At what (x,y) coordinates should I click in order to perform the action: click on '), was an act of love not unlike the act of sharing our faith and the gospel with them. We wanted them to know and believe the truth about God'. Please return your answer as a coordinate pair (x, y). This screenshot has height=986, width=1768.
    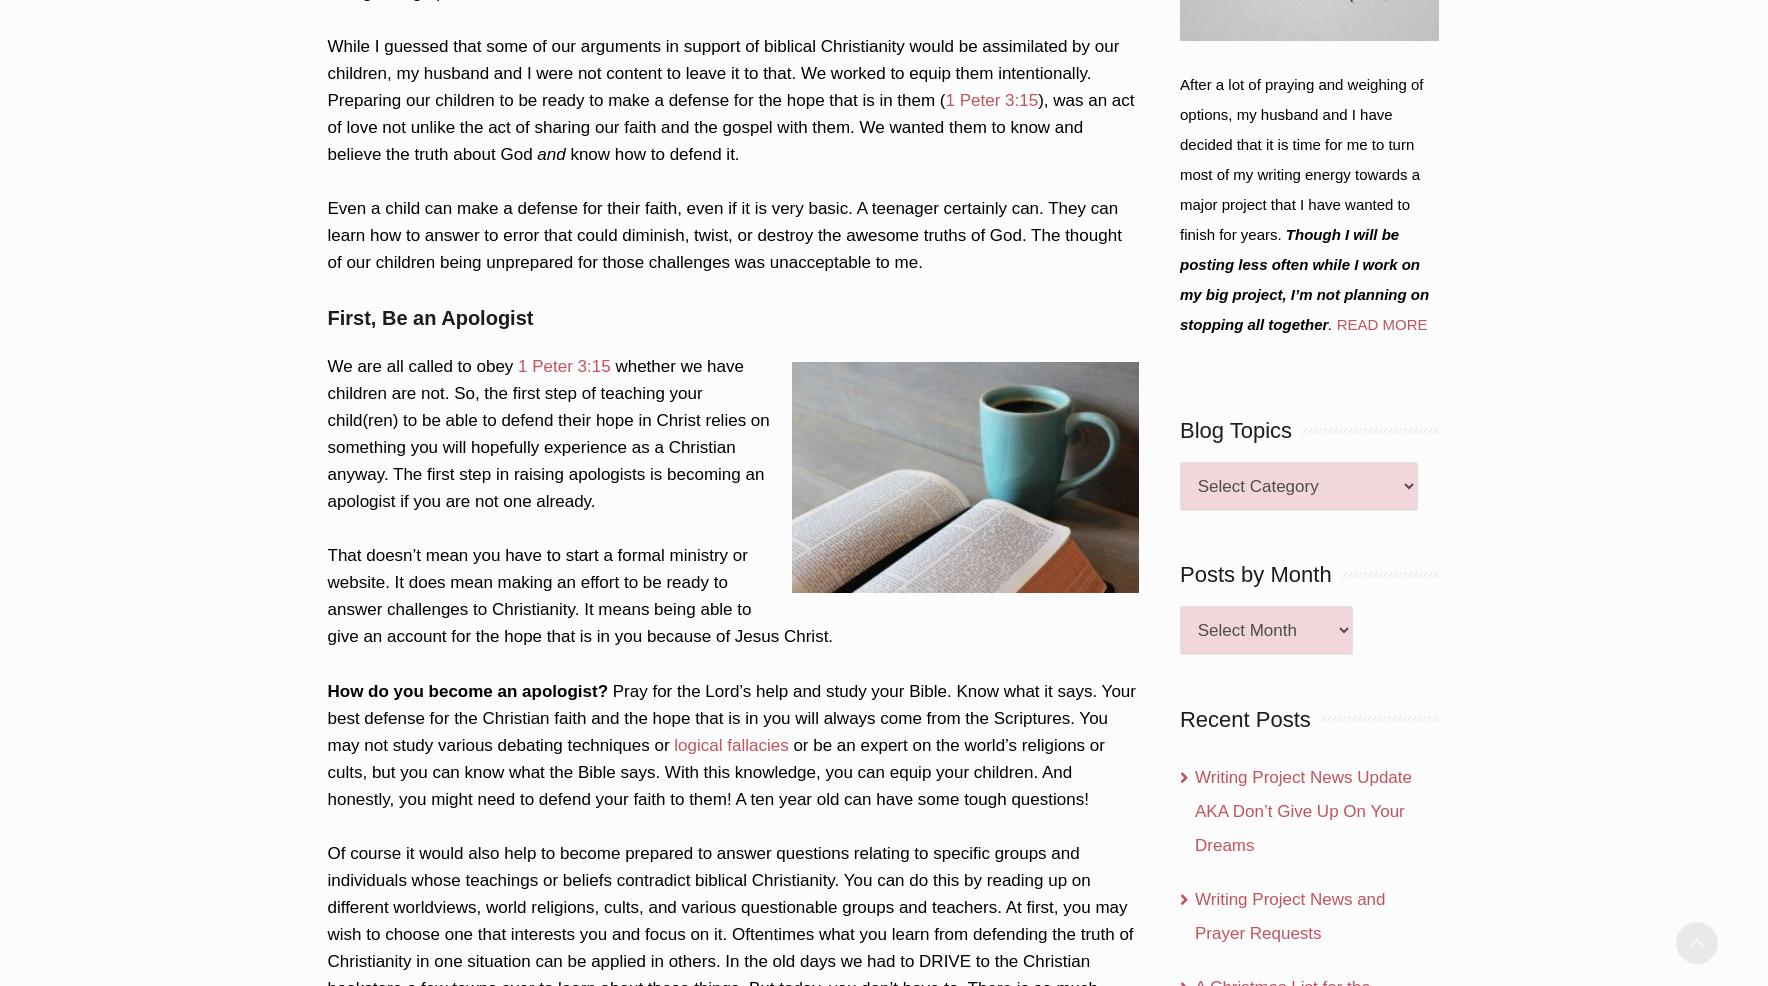
    Looking at the image, I should click on (730, 126).